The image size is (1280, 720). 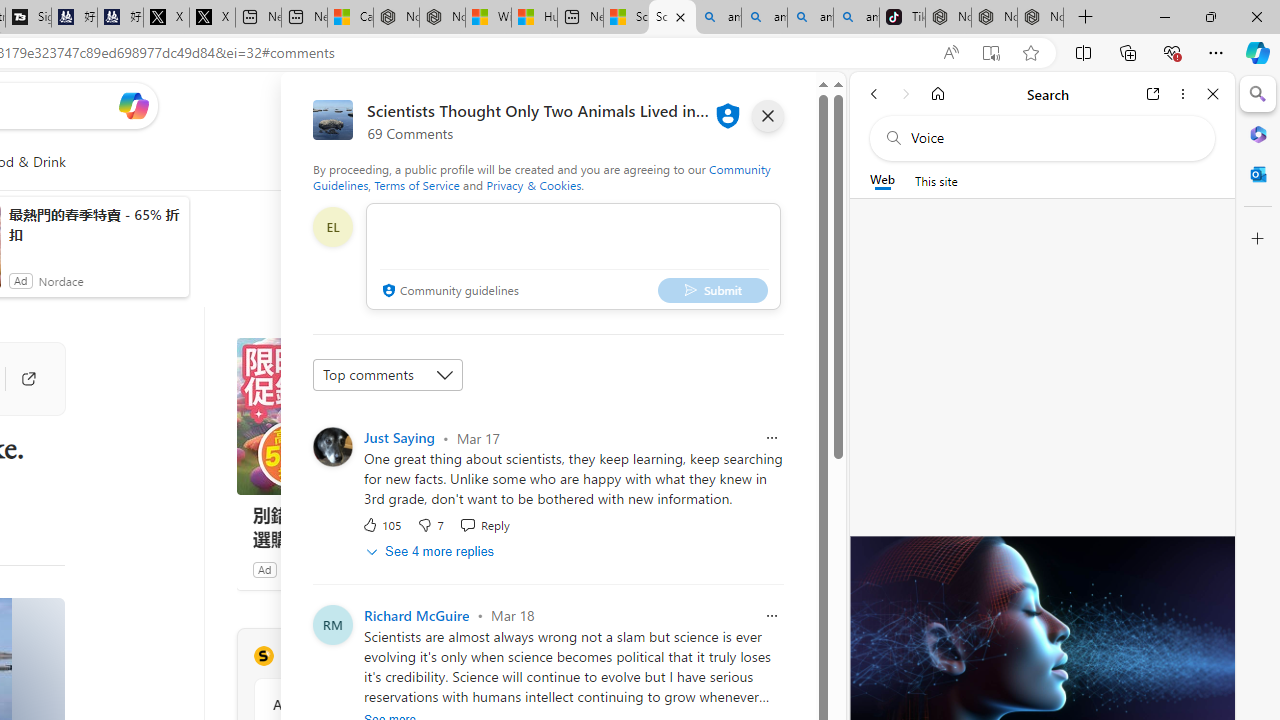 I want to click on 'Profile Picture', so click(x=333, y=623).